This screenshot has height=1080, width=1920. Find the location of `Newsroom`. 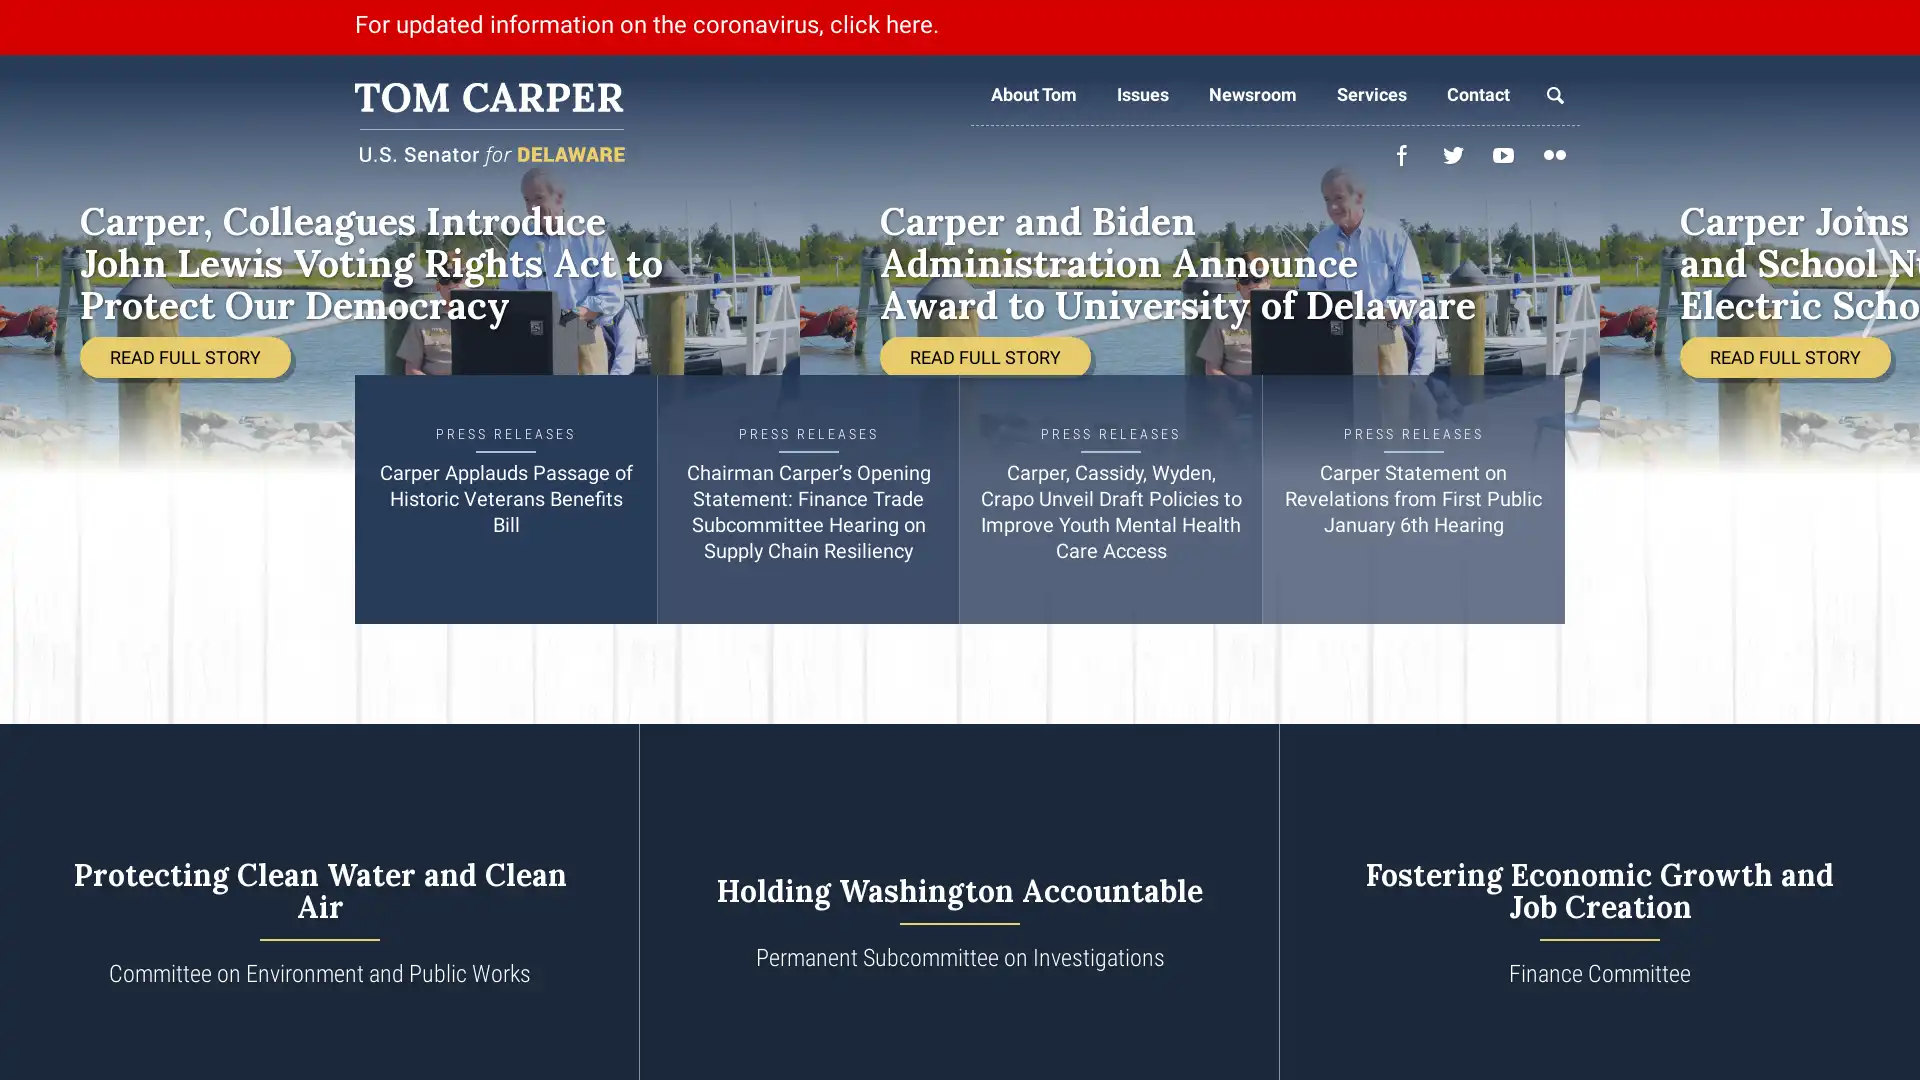

Newsroom is located at coordinates (1251, 95).